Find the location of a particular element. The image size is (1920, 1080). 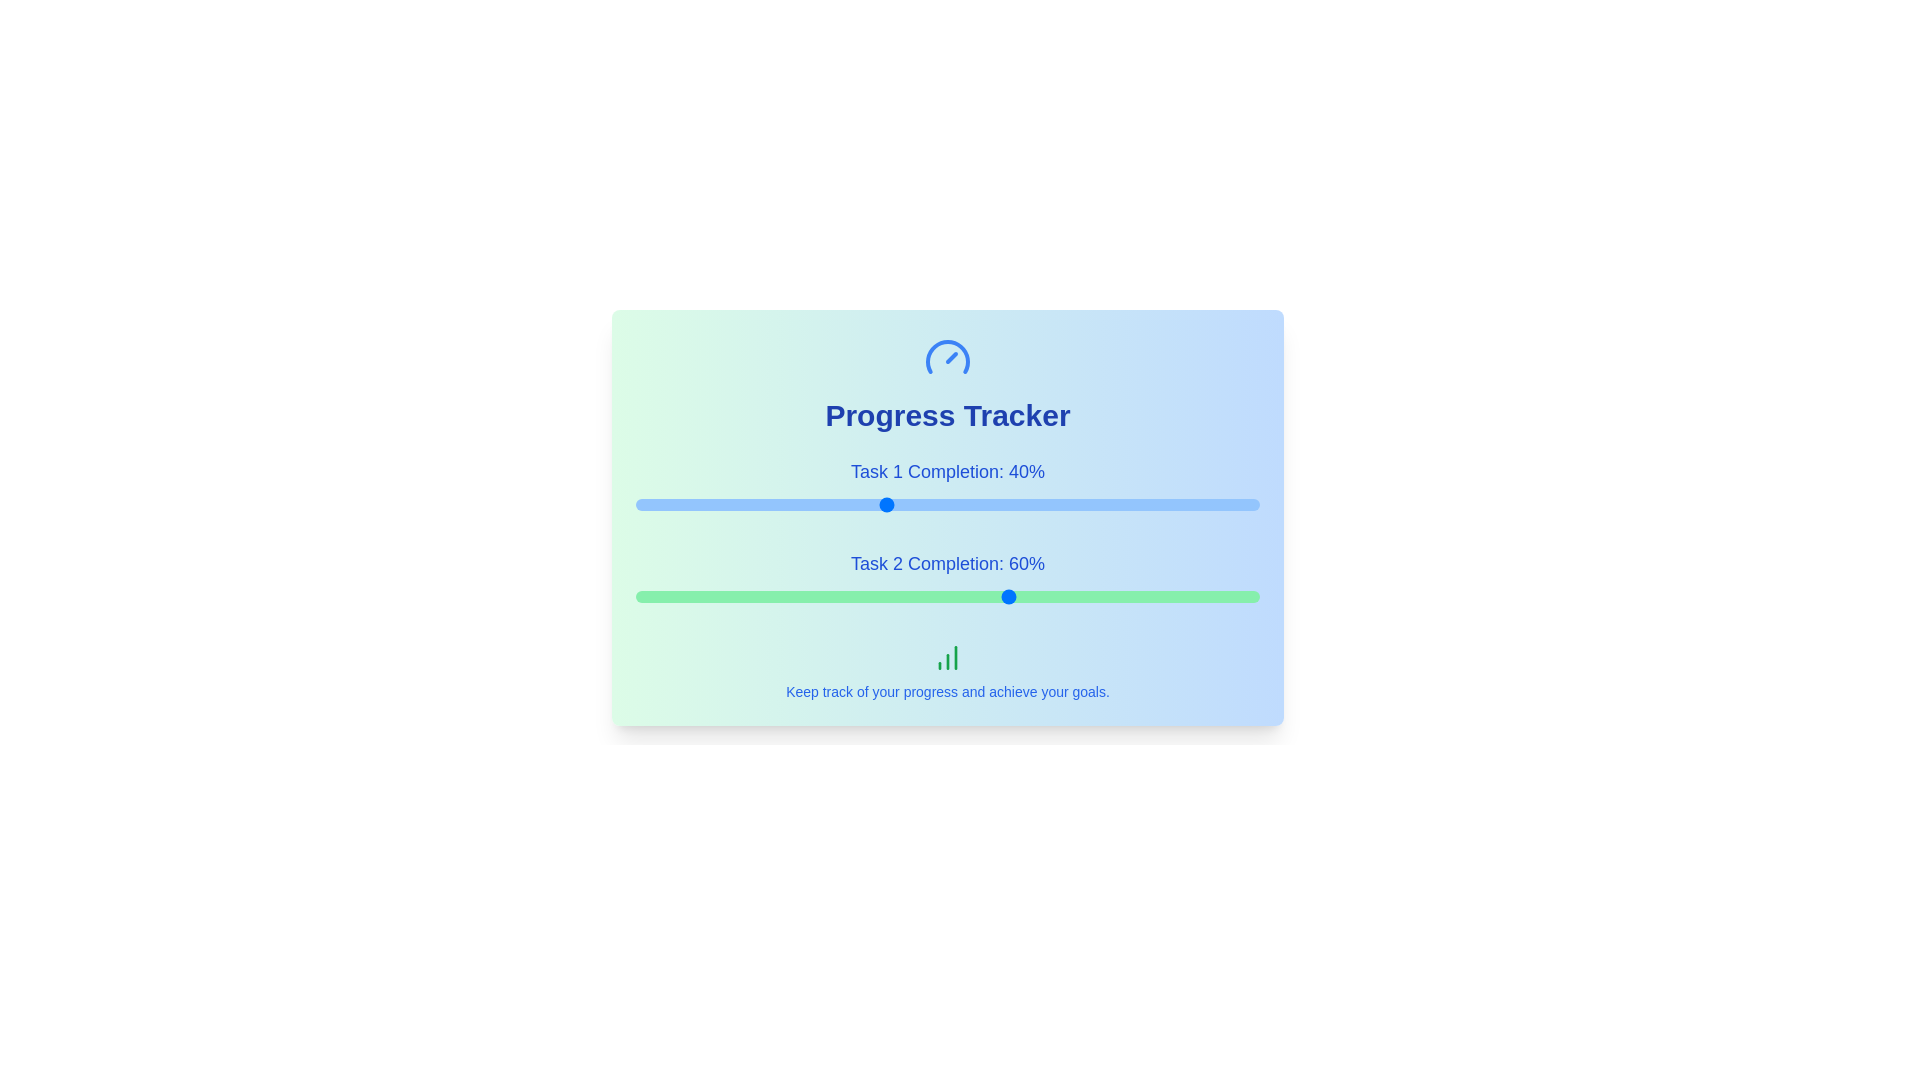

the progress value is located at coordinates (860, 504).